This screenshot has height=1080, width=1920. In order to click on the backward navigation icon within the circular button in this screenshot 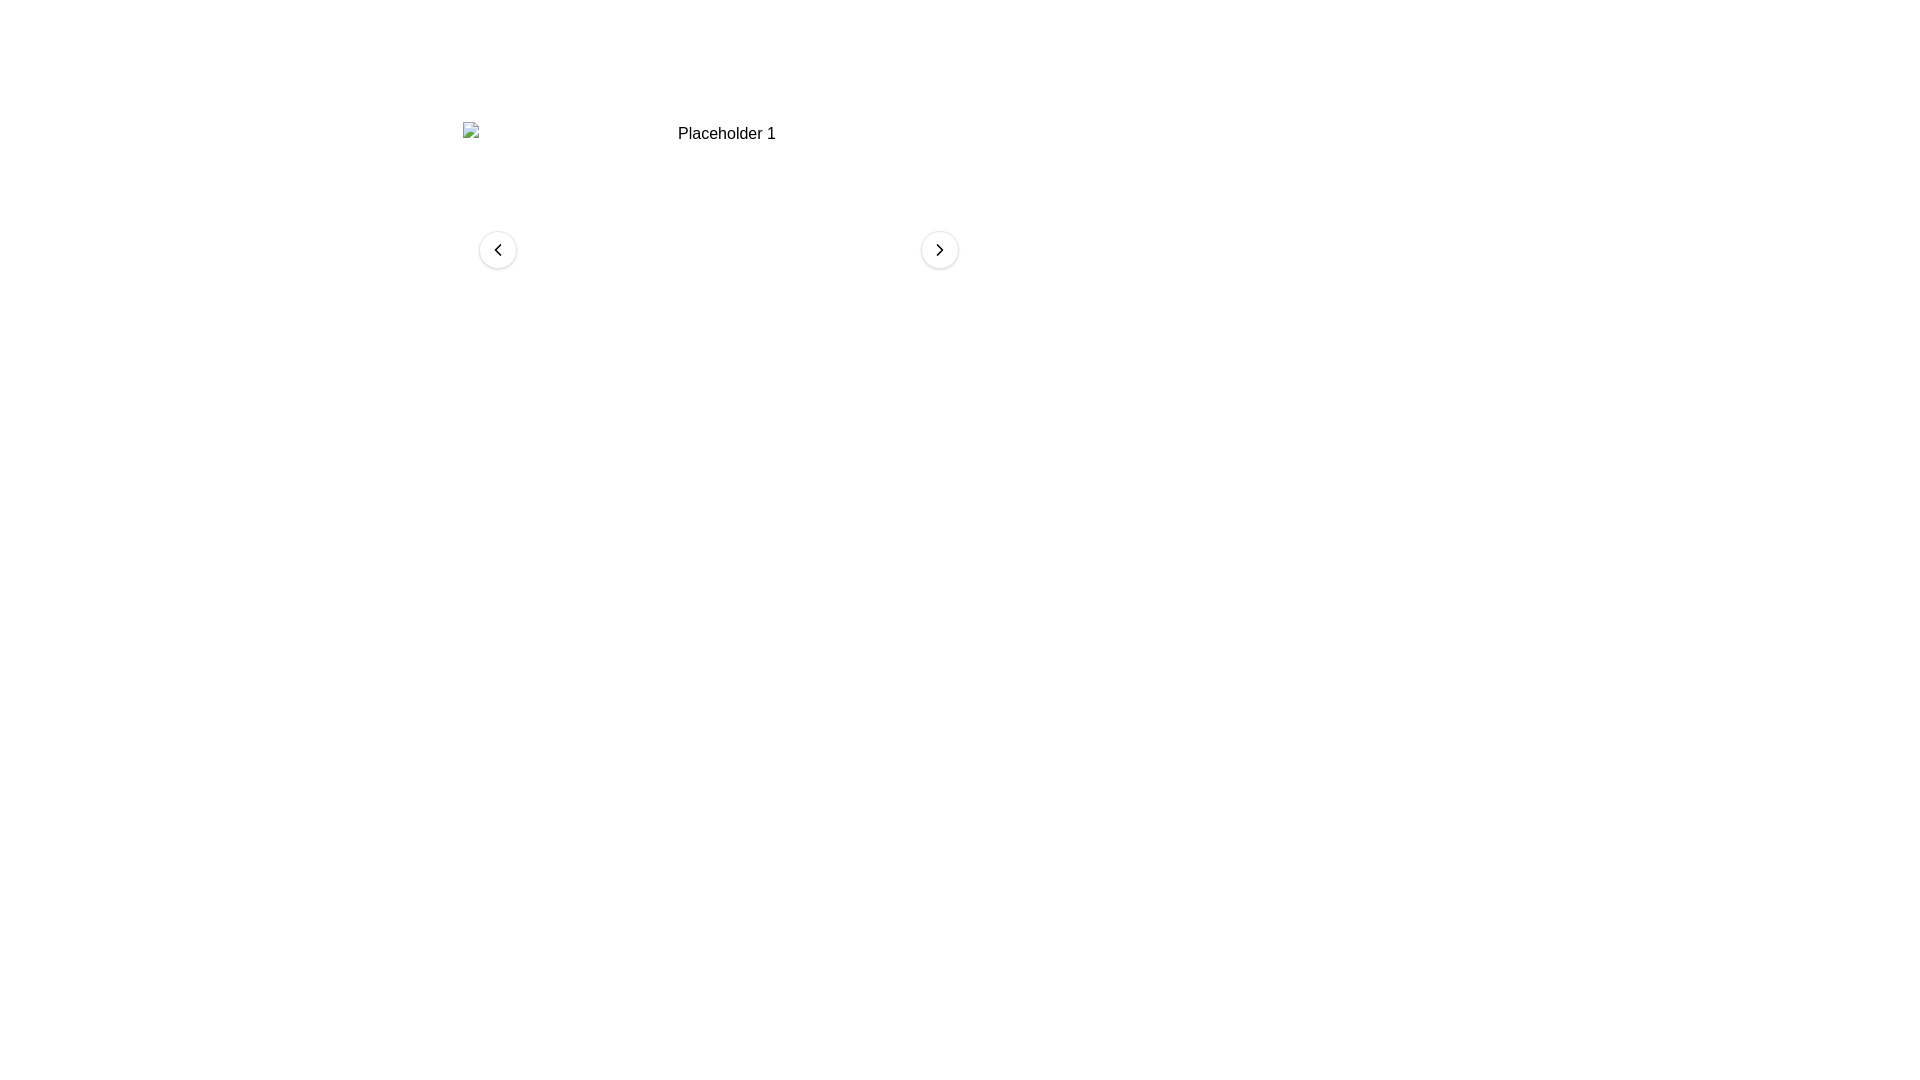, I will do `click(498, 249)`.